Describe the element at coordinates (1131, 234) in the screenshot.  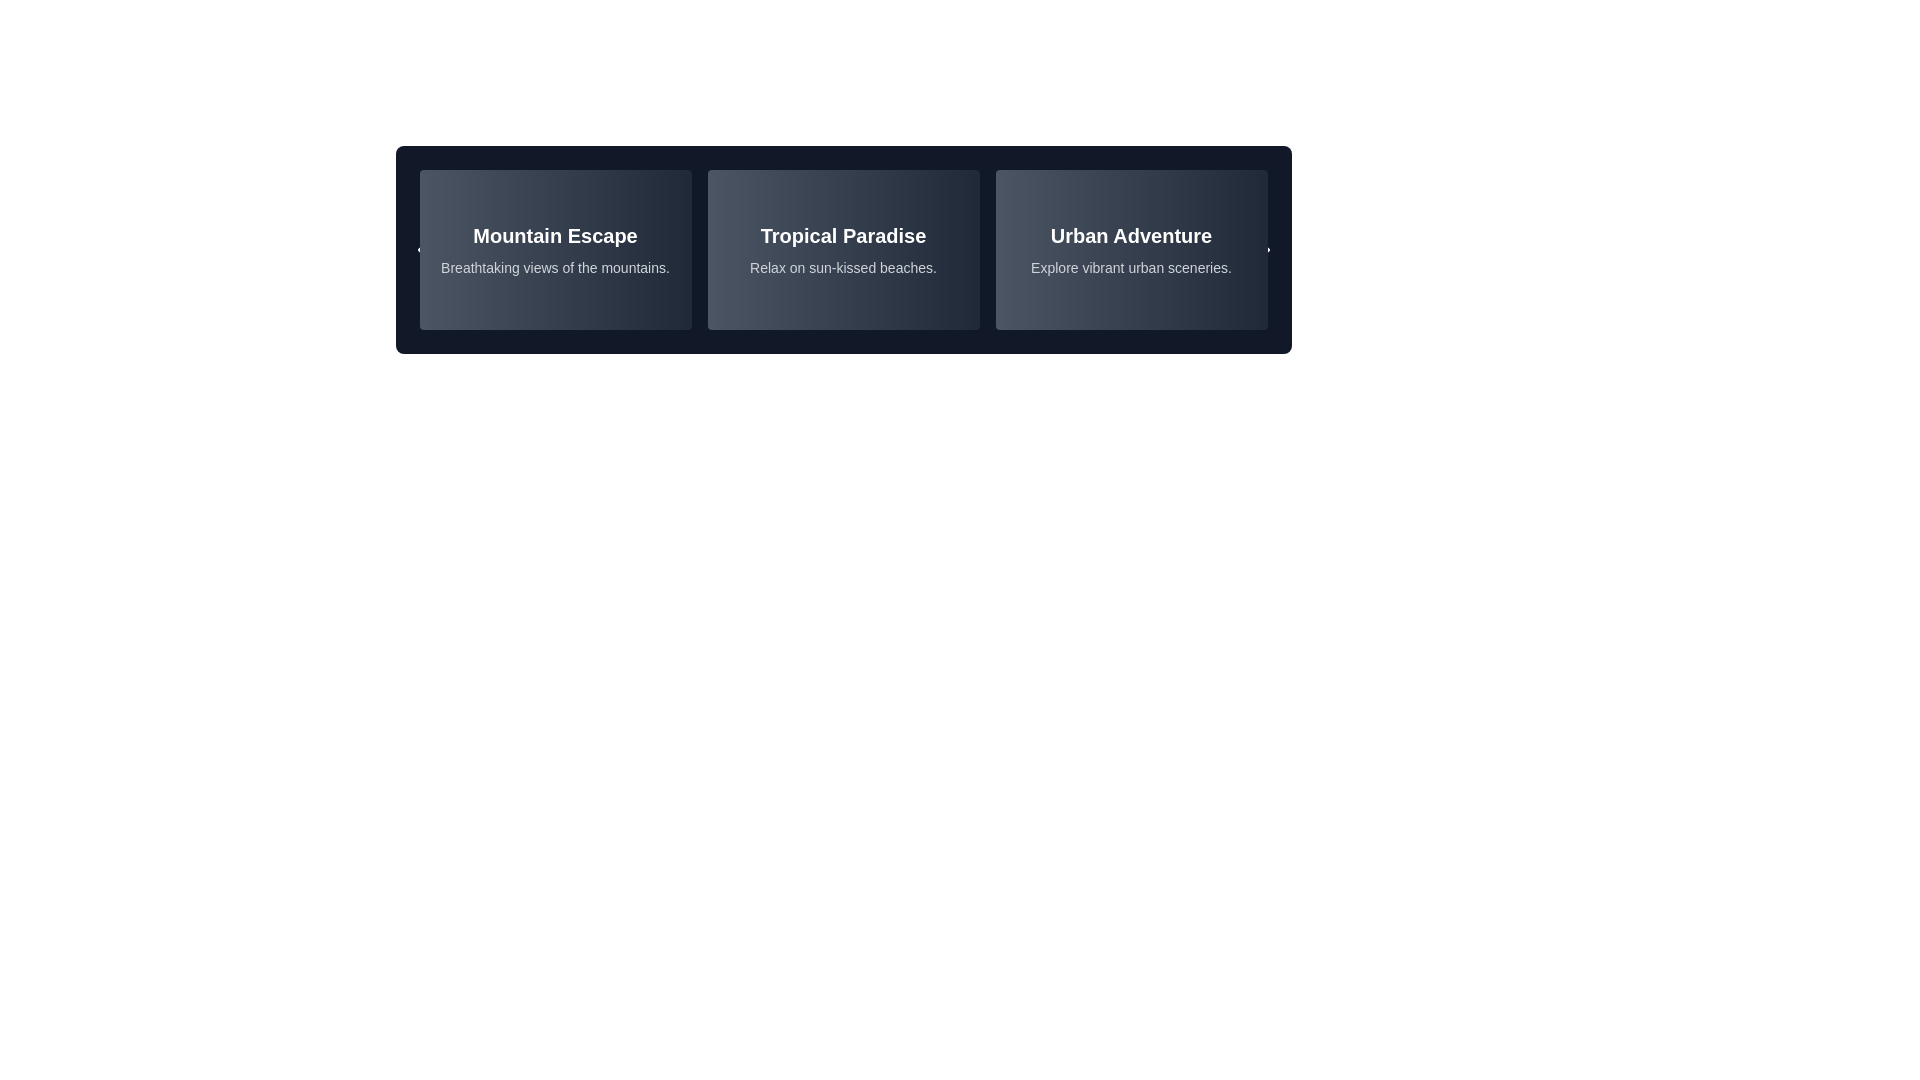
I see `text content of the bold text label displaying 'Urban Adventure', which is located at the top-right corner of the third card in the row, on a dark gradient background` at that location.